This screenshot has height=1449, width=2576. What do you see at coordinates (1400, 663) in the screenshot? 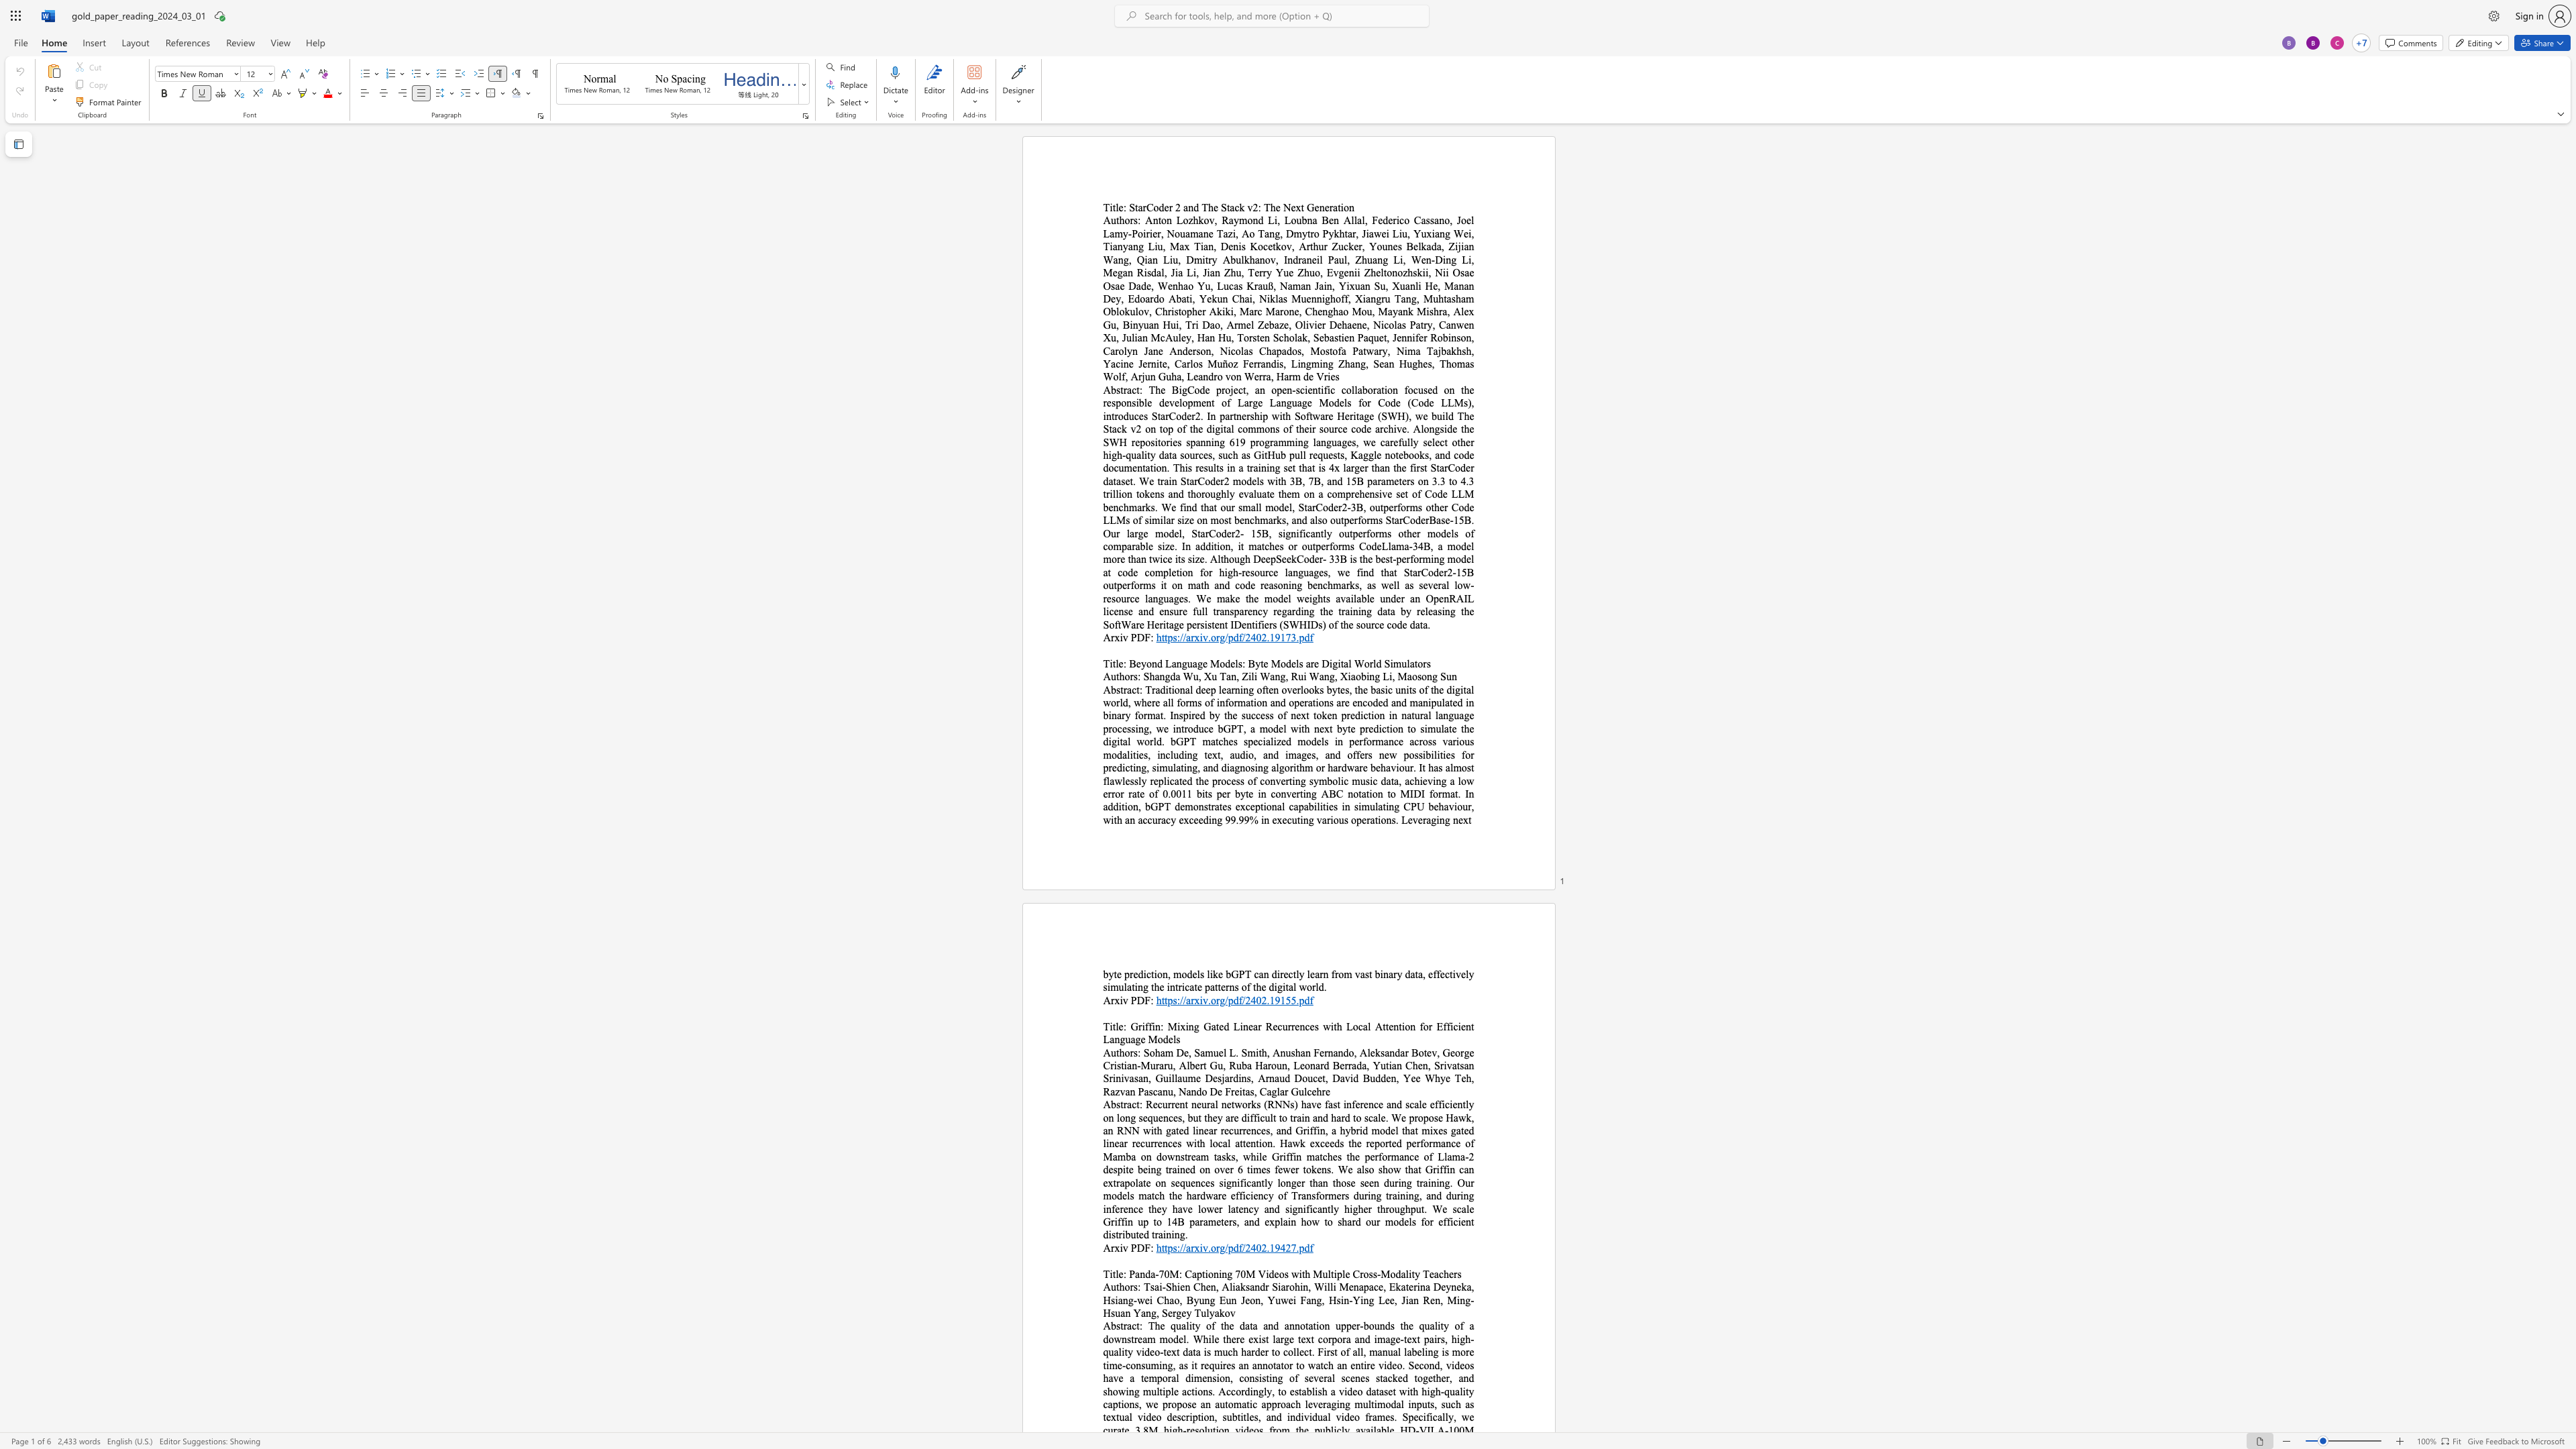
I see `the space between the continuous character "m" and "u" in the text` at bounding box center [1400, 663].